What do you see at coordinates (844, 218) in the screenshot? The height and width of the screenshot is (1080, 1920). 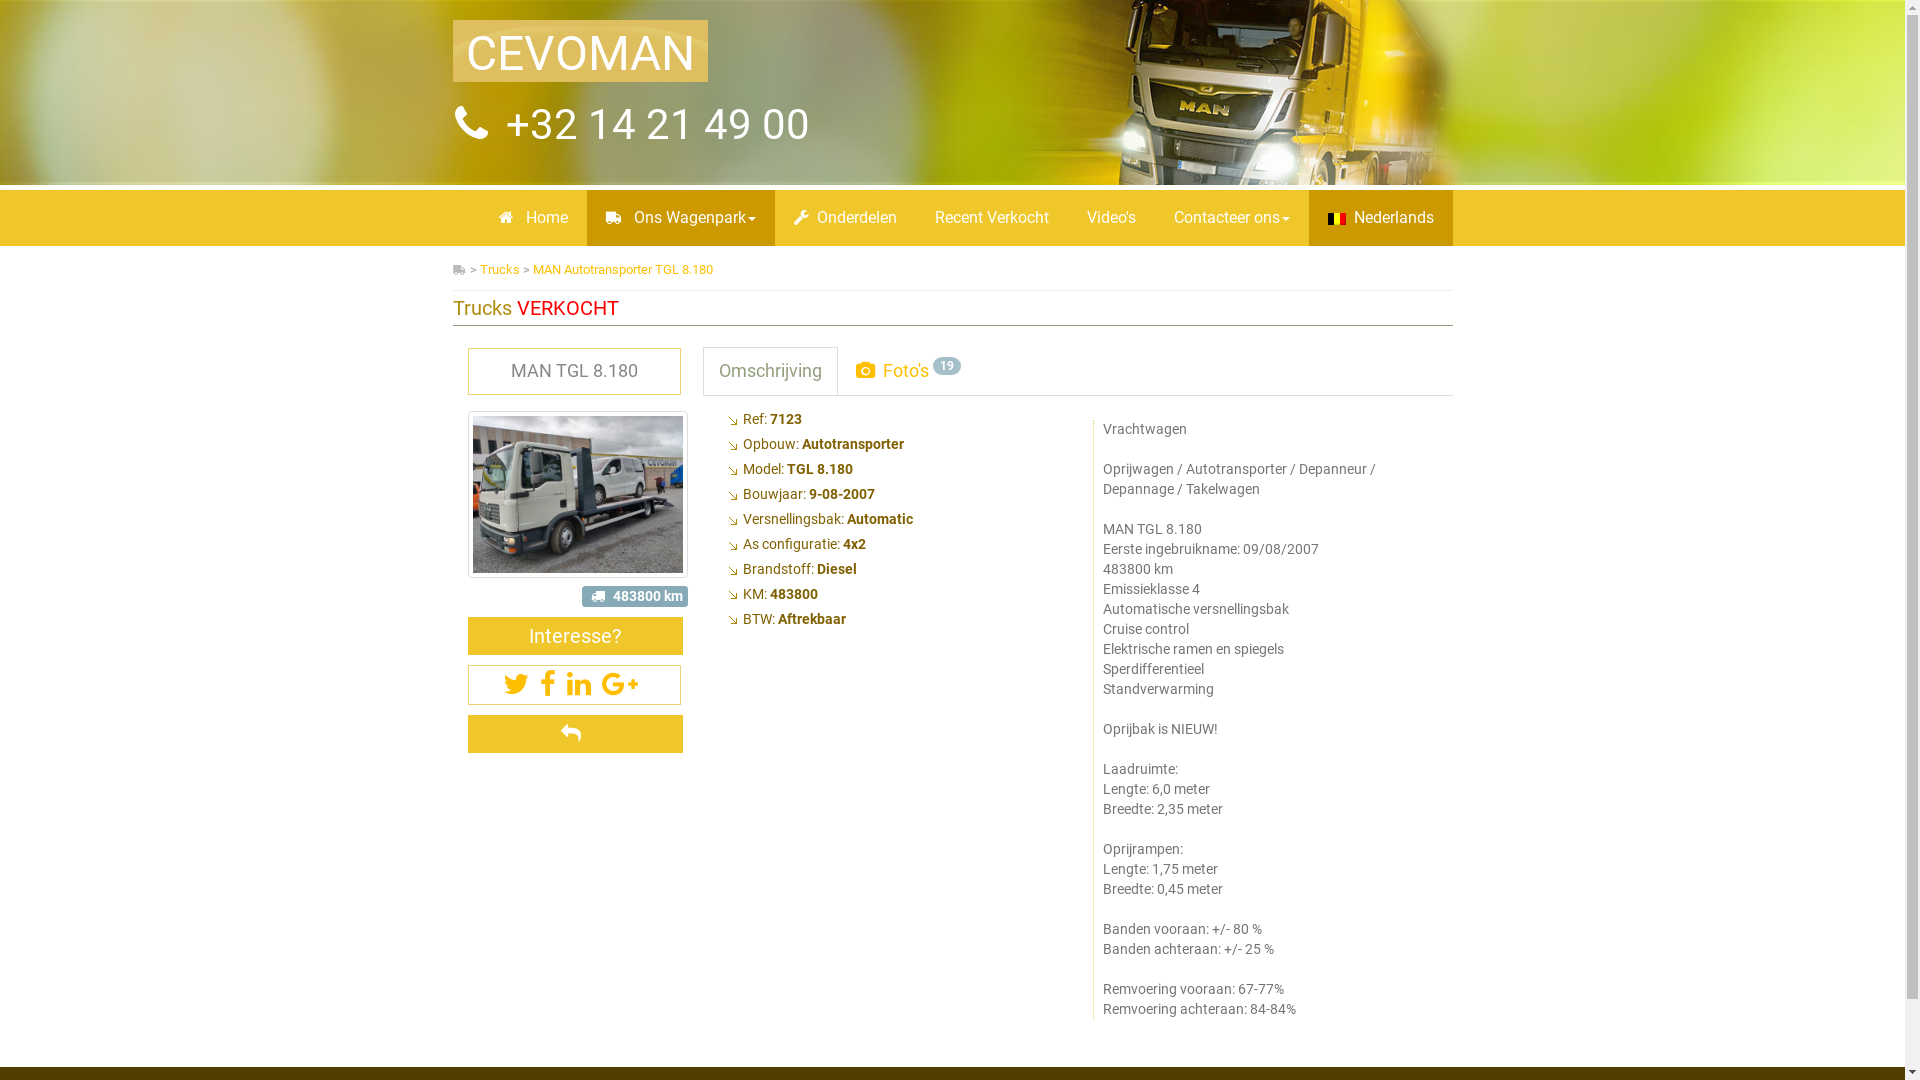 I see `'Onderdelen'` at bounding box center [844, 218].